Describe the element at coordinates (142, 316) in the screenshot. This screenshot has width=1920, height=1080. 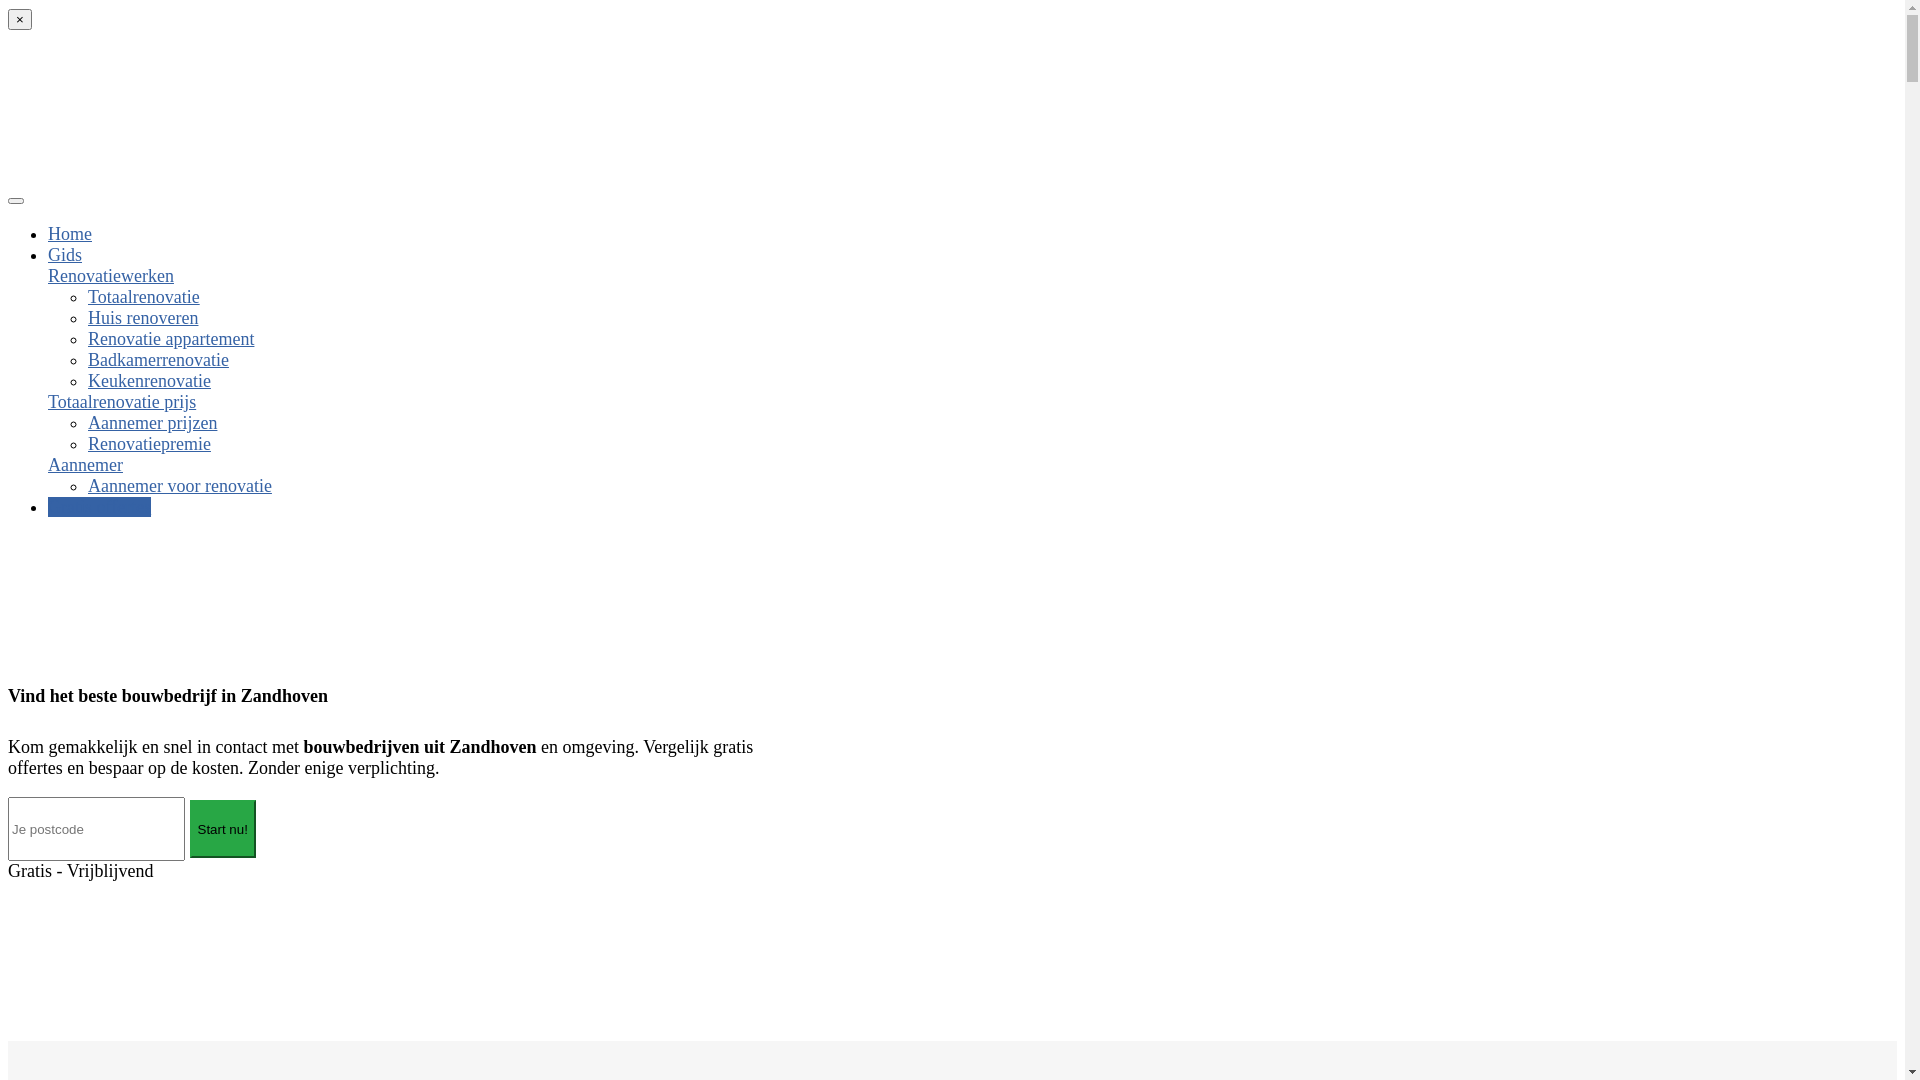
I see `'Huis renoveren'` at that location.